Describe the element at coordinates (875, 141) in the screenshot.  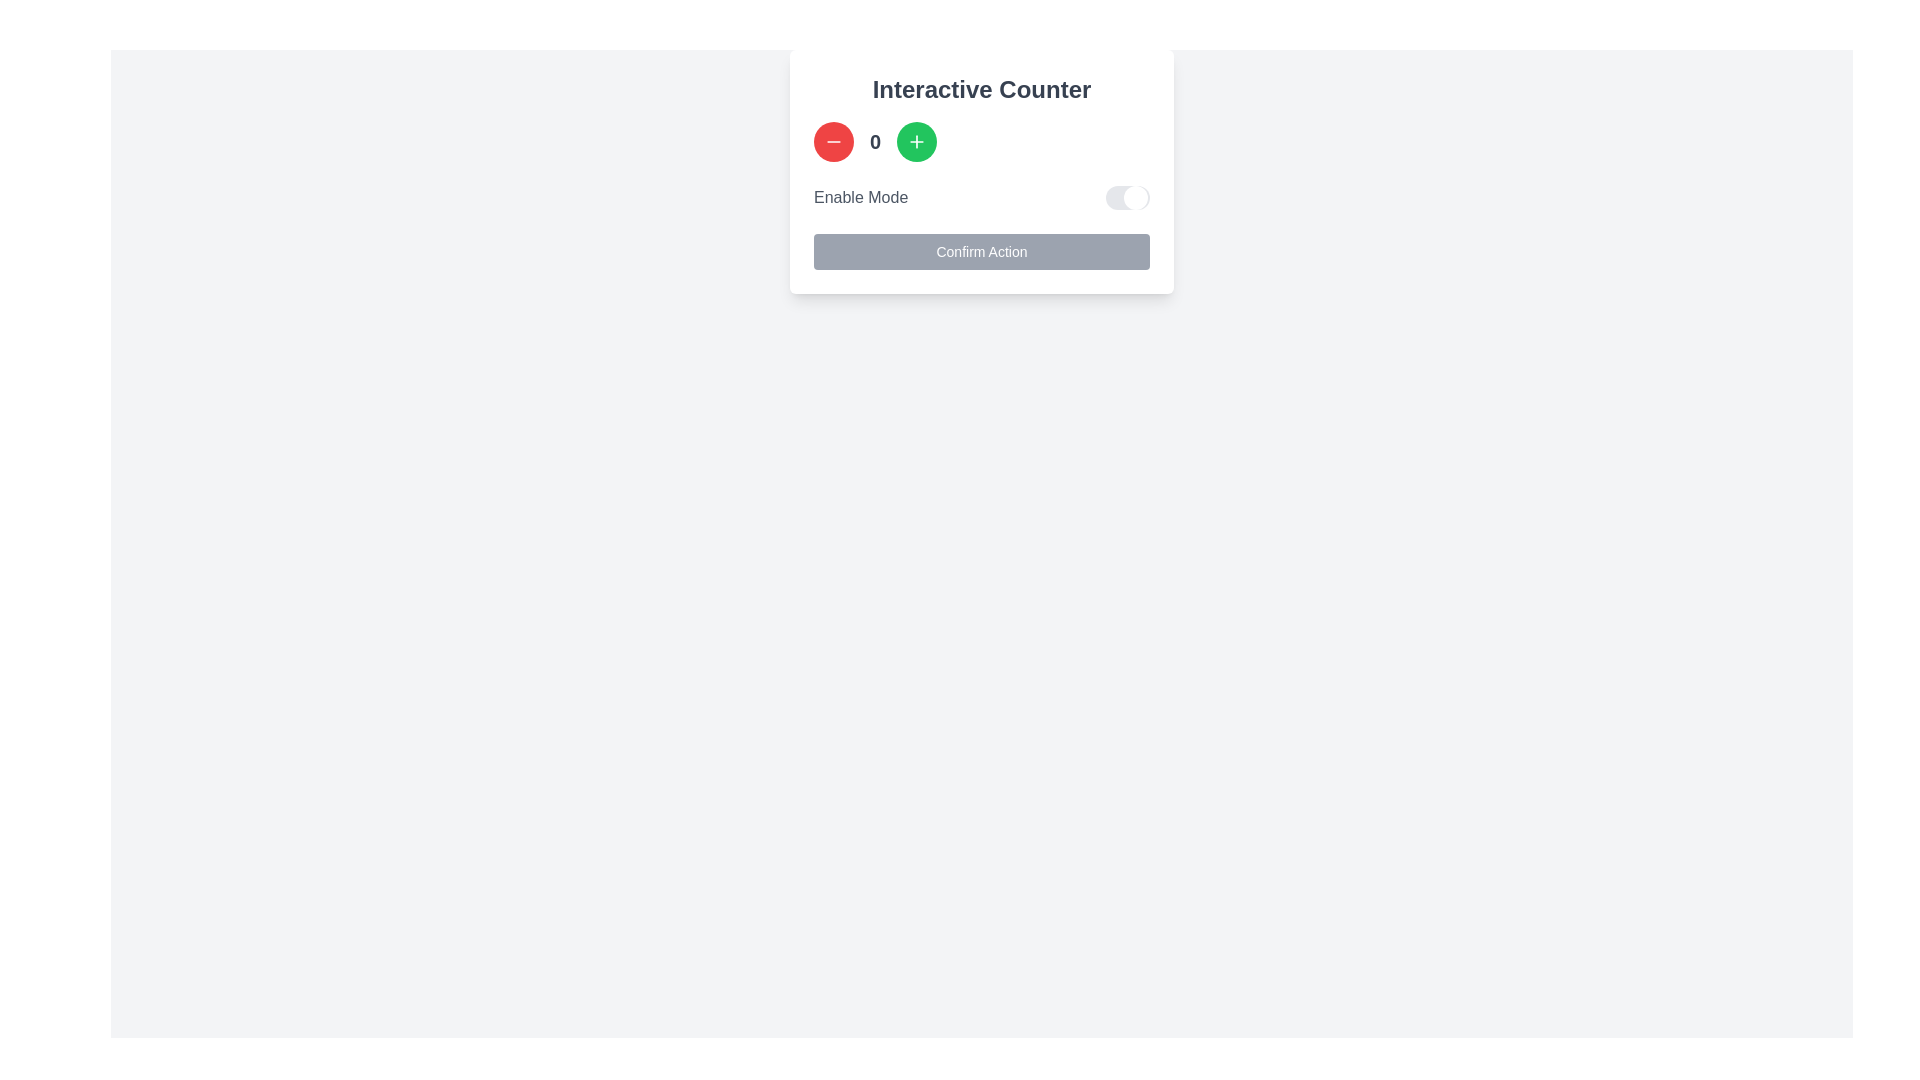
I see `the Label/Text Display element that shows the current value of a counter, positioned centrally between the red 'minus' button and the green 'plus' button` at that location.